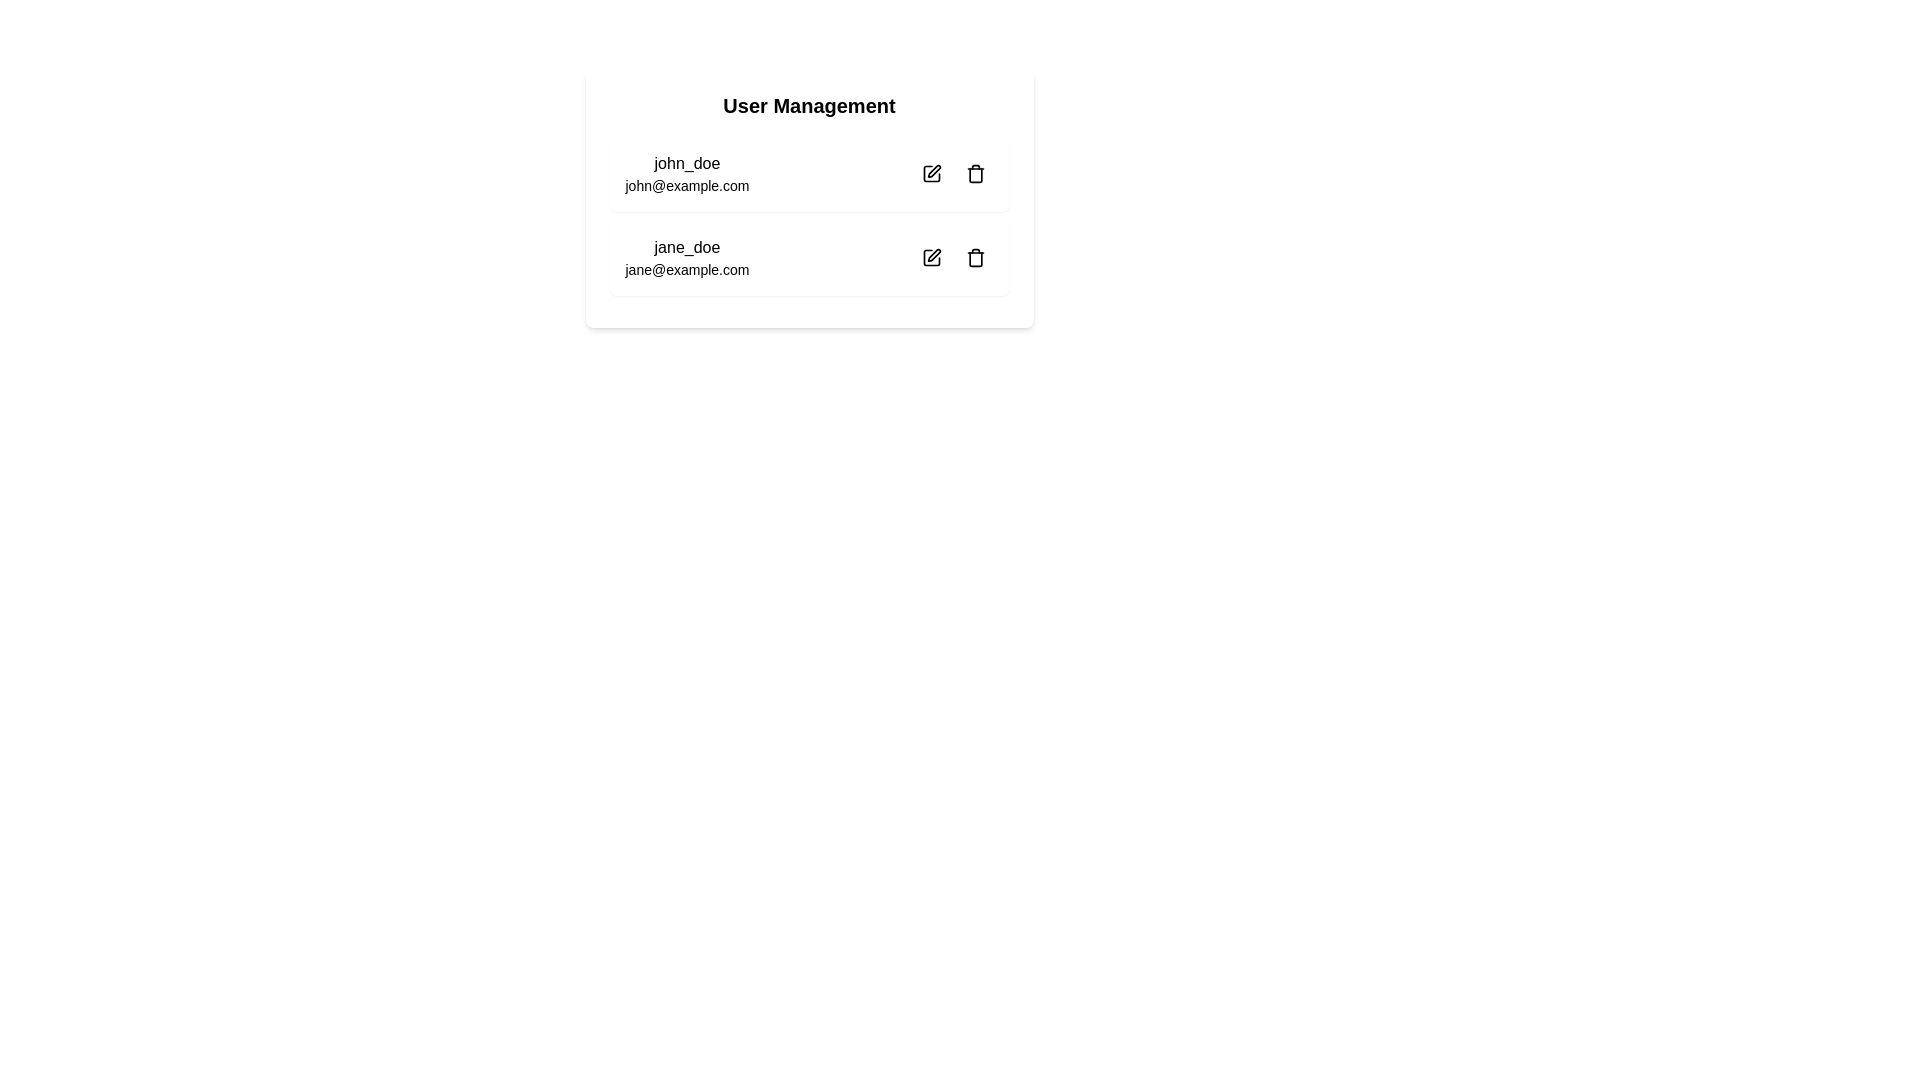 The width and height of the screenshot is (1920, 1080). What do you see at coordinates (975, 257) in the screenshot?
I see `the trash bin icon located to the far right of the entry 'jane_doe' in the user management interface` at bounding box center [975, 257].